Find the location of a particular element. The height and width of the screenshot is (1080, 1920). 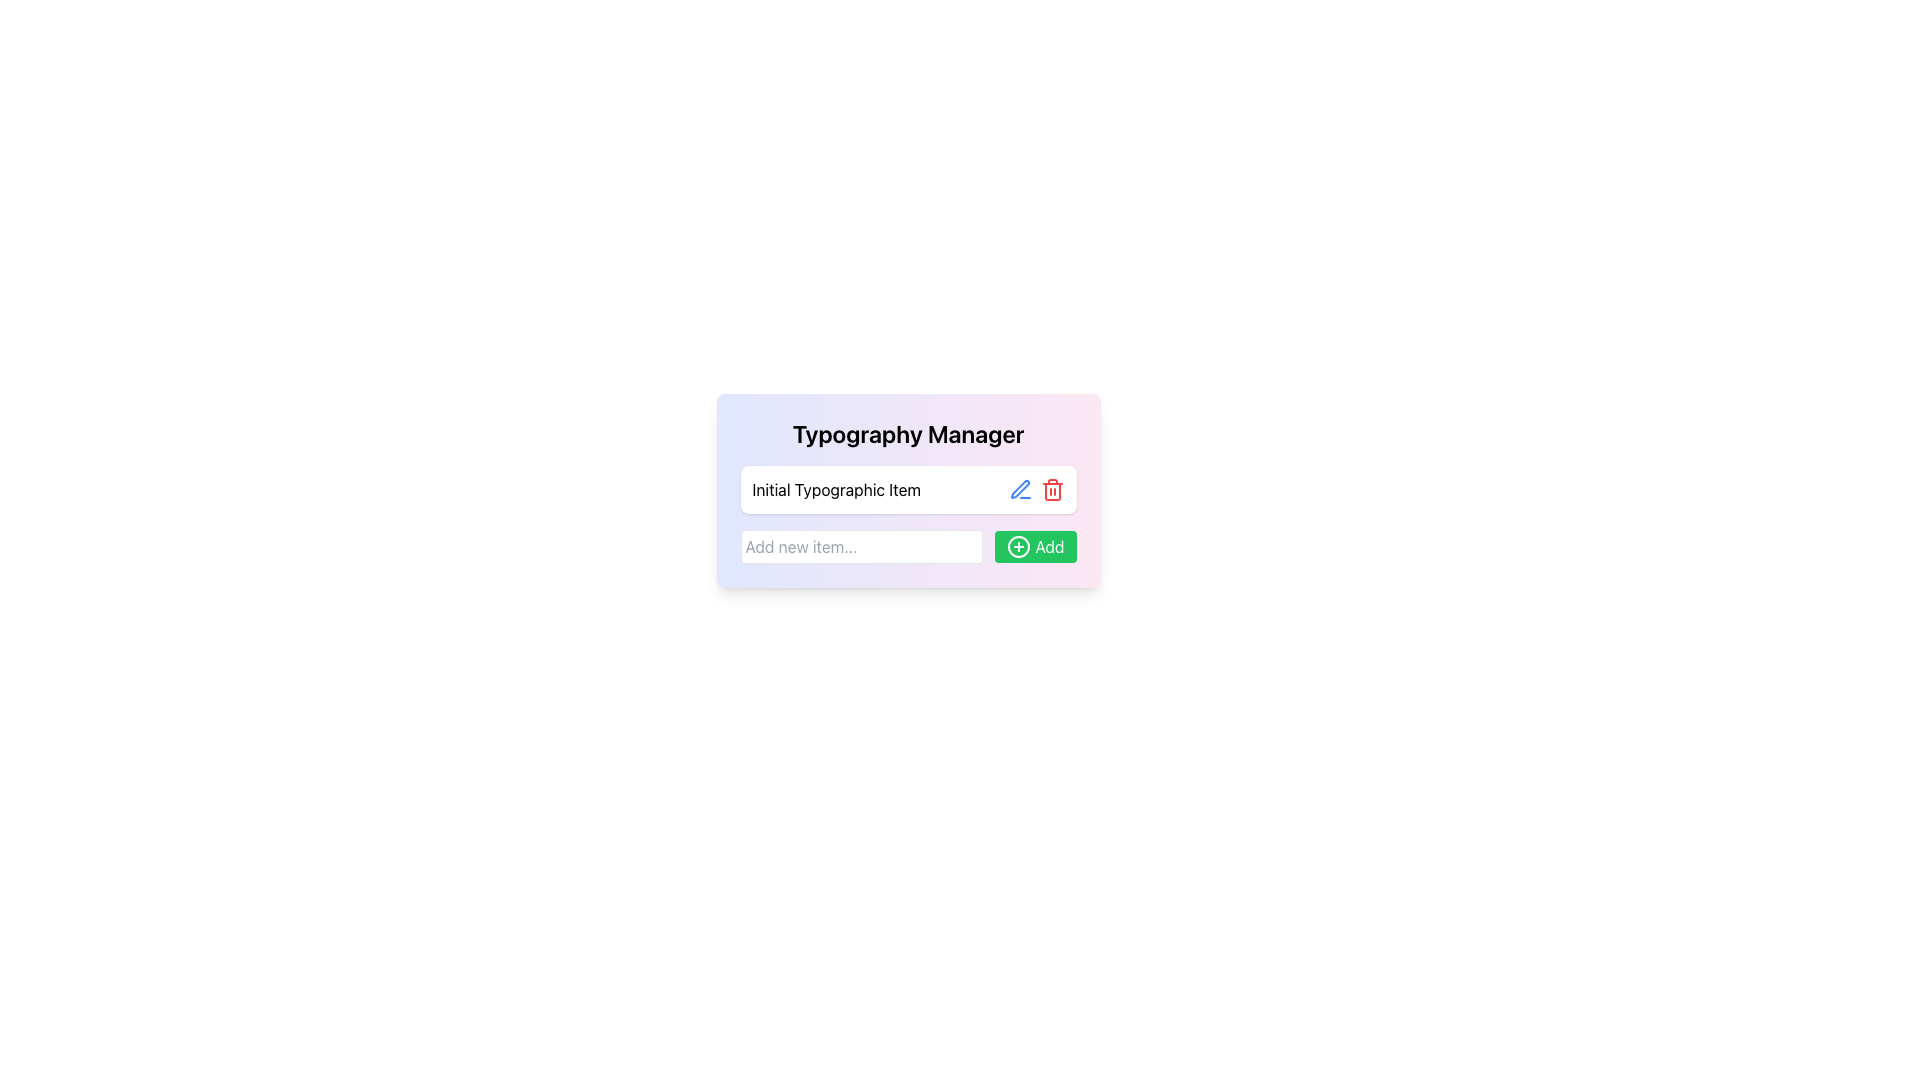

the delete icon button located to the right of the blue edit icon is located at coordinates (1051, 489).